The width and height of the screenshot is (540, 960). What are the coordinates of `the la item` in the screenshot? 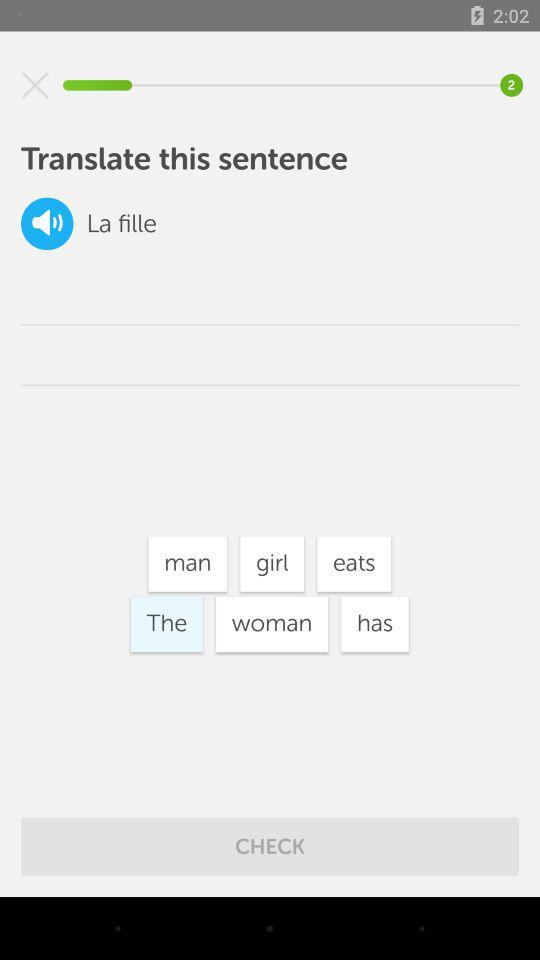 It's located at (98, 223).